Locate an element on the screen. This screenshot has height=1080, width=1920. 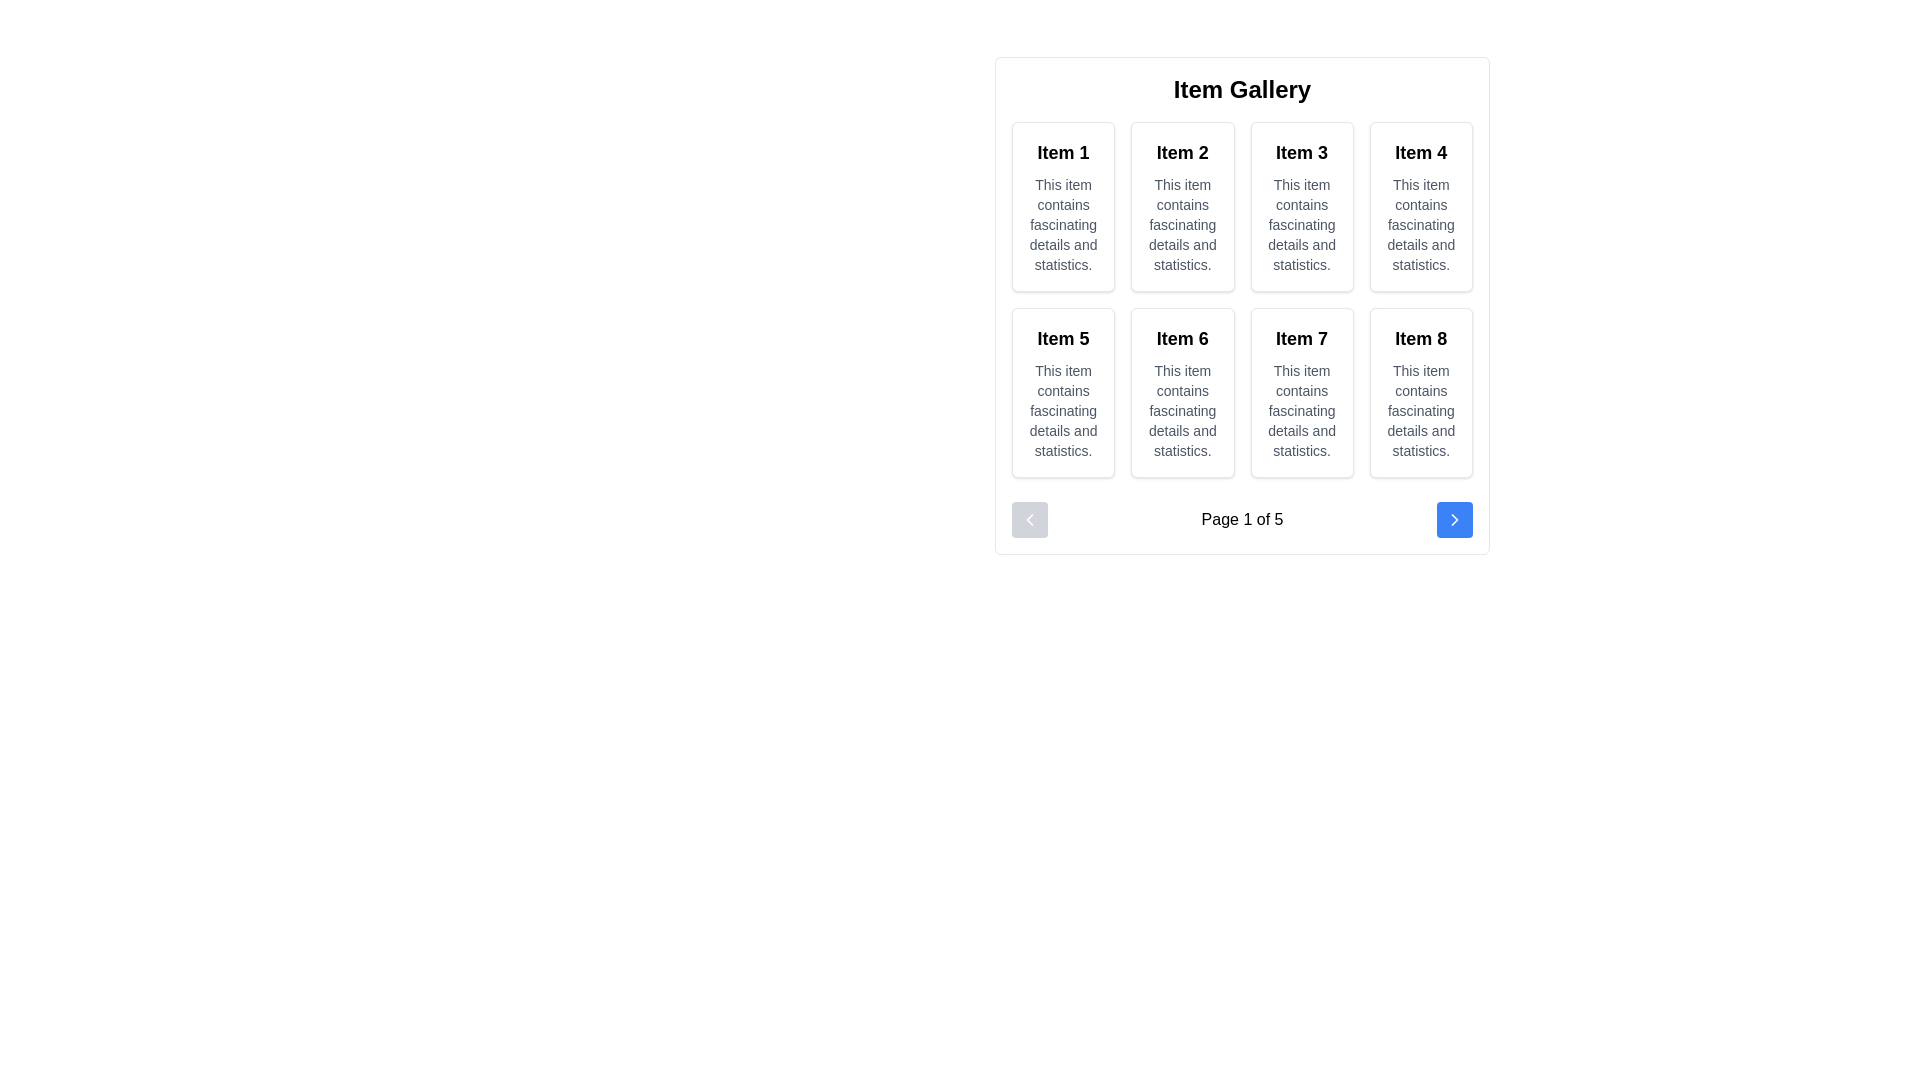
the text content of the Text Display located in the second line of the card titled 'Item 3' in the top-right segment of the grid layout is located at coordinates (1302, 224).